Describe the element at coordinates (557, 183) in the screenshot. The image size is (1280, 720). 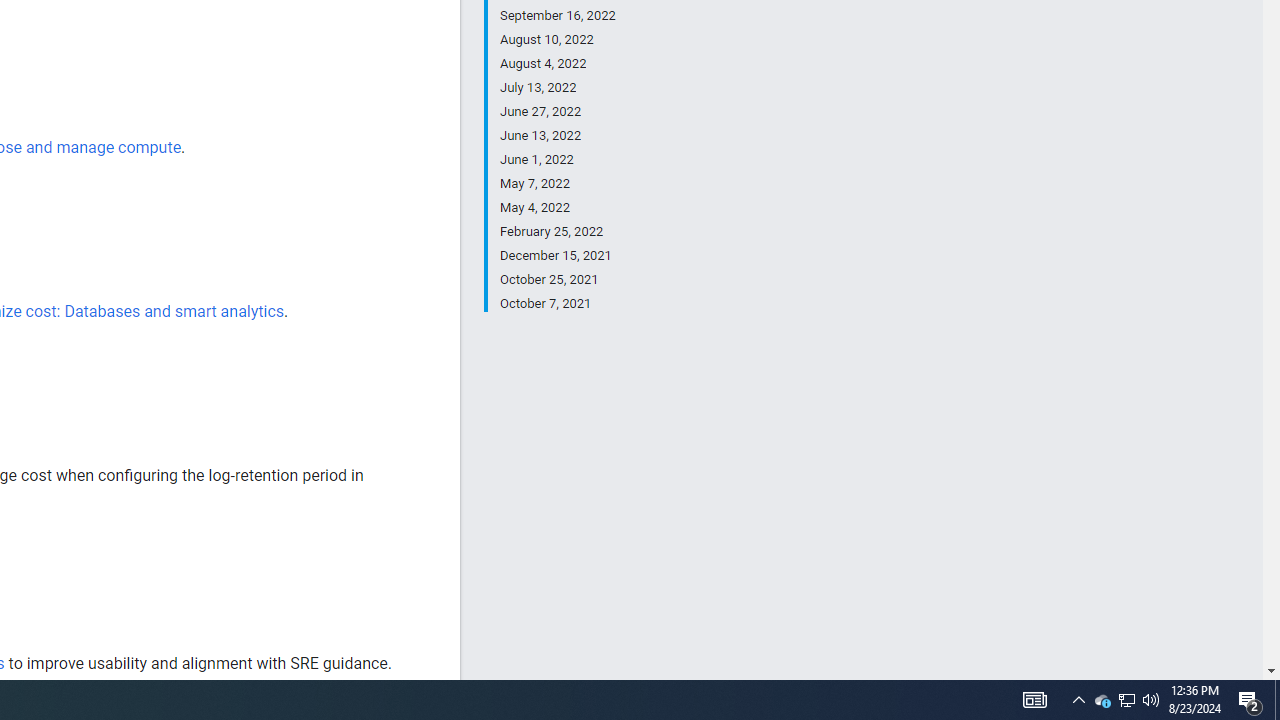
I see `'May 7, 2022'` at that location.